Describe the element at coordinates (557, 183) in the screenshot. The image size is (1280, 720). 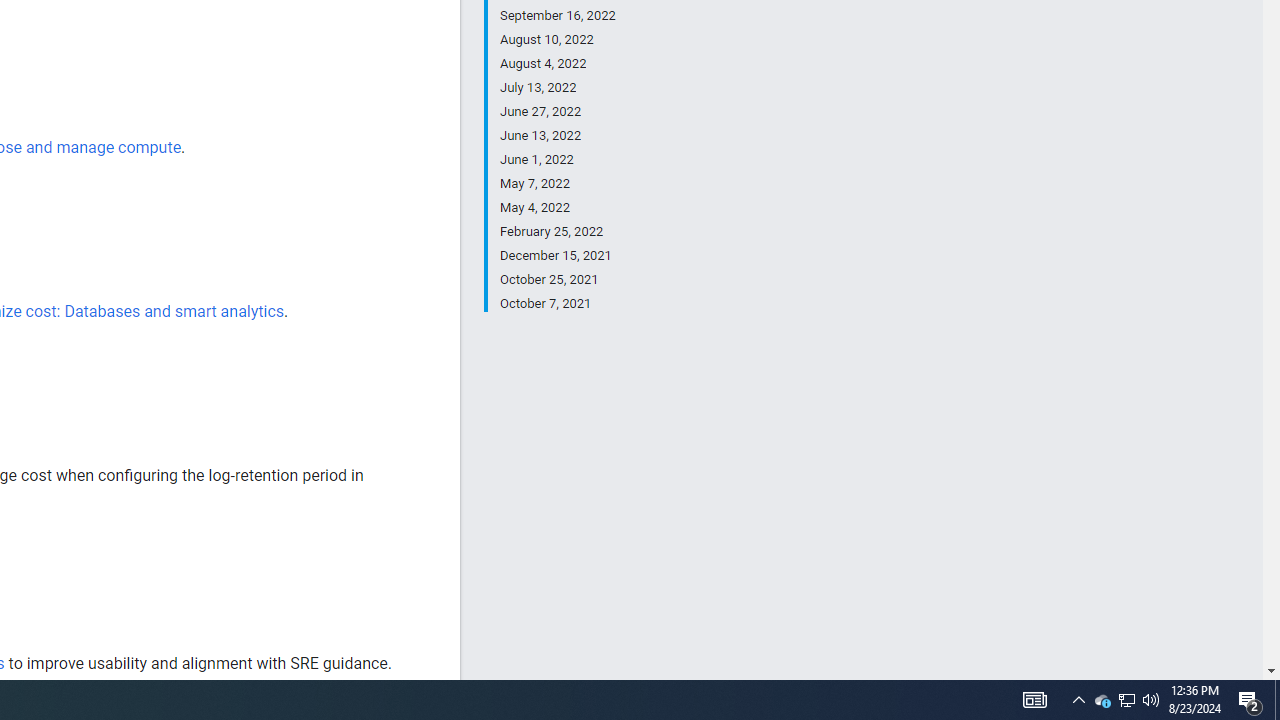
I see `'May 7, 2022'` at that location.